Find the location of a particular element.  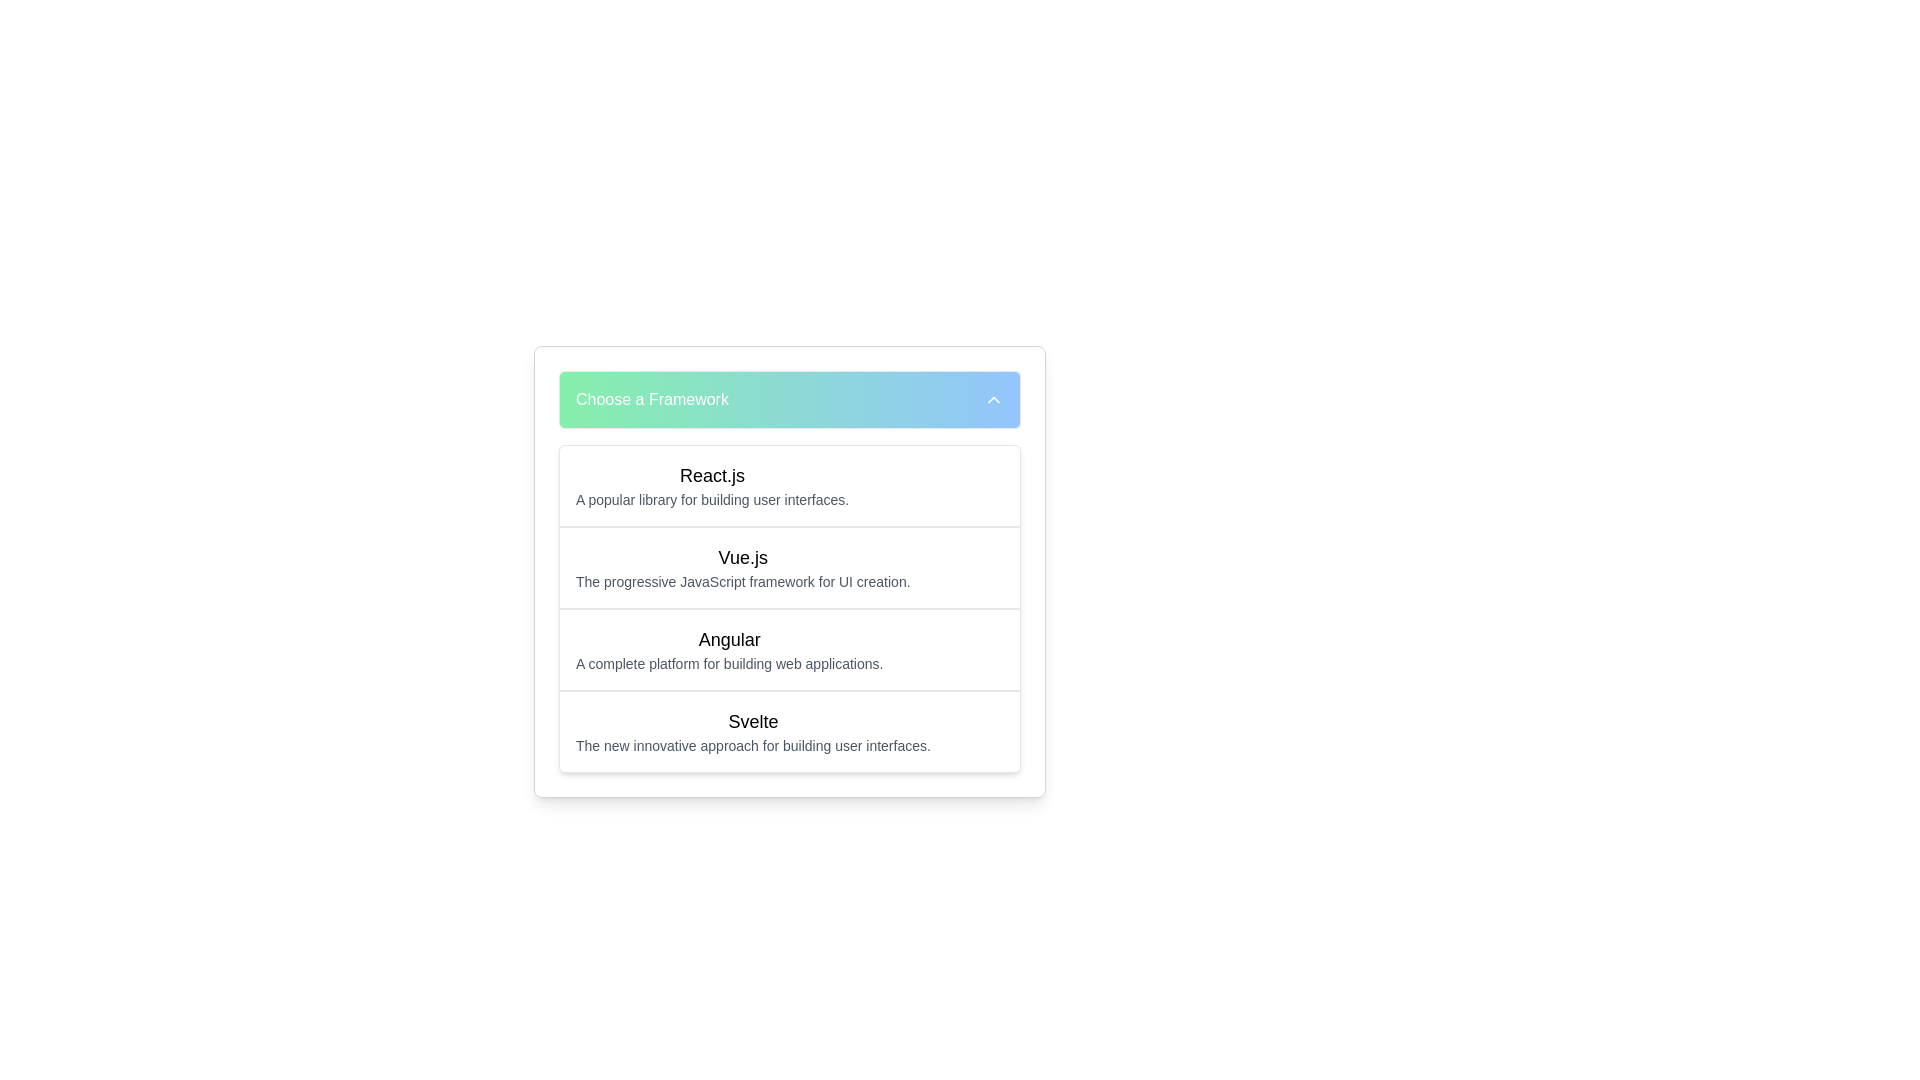

the text label displaying 'React.js' which is styled with a medium font weight and larger text size, located in the 'Choose a Framework' selection panel is located at coordinates (712, 486).